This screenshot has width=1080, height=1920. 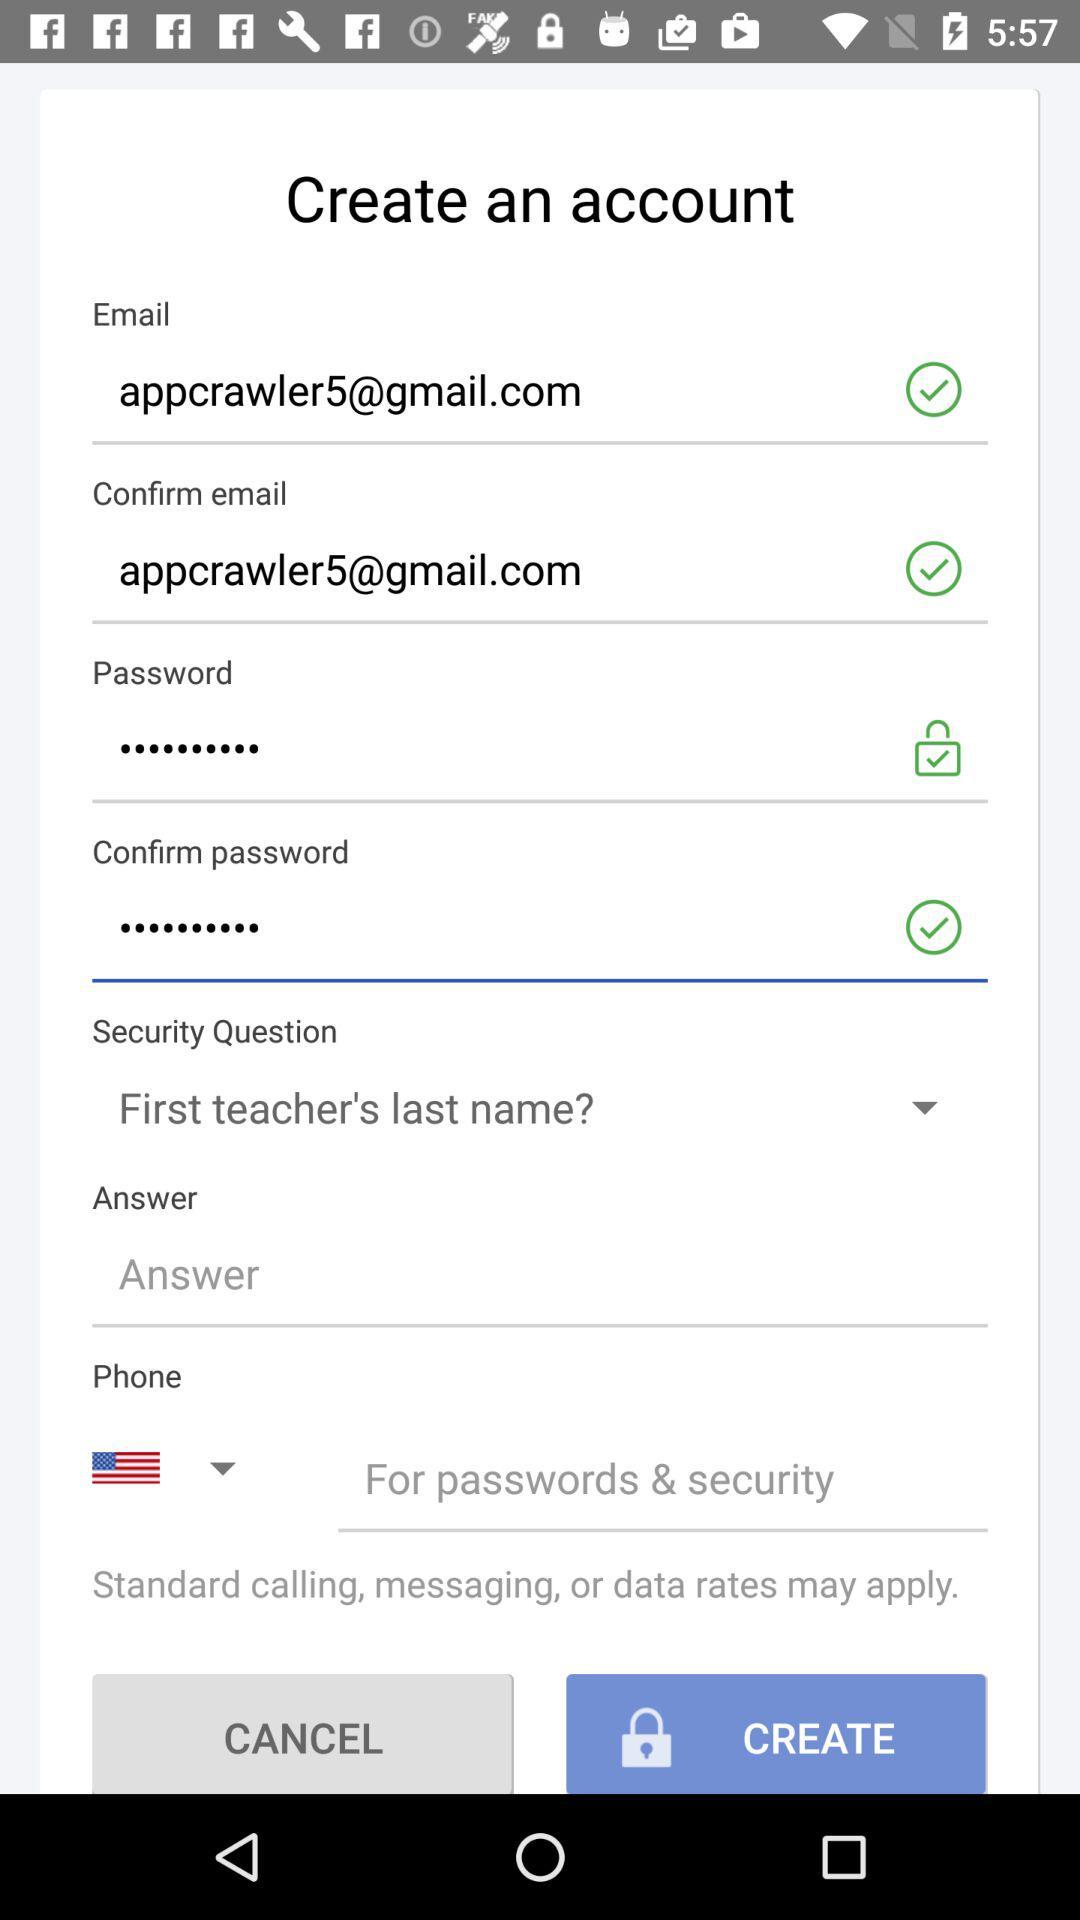 I want to click on type the answer line, so click(x=540, y=1271).